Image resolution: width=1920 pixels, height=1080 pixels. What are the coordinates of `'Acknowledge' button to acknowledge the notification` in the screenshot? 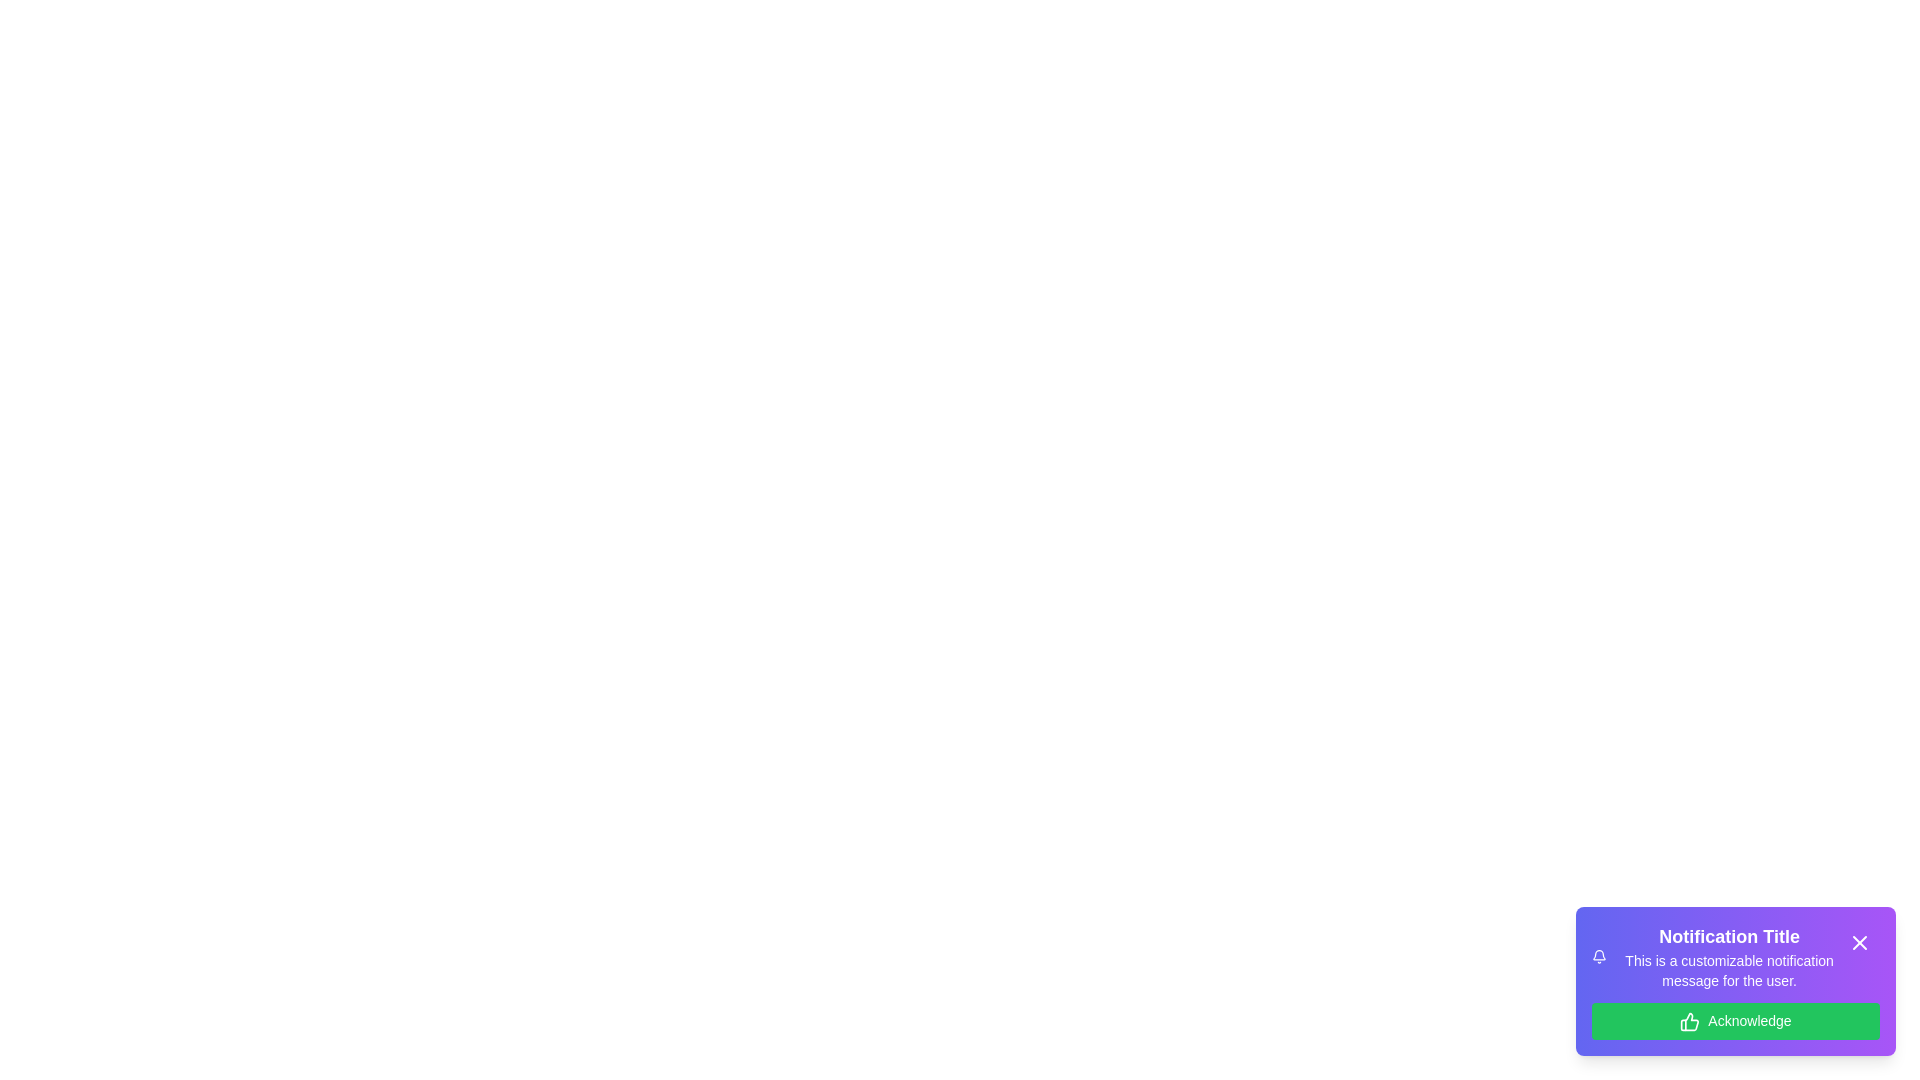 It's located at (1735, 1021).